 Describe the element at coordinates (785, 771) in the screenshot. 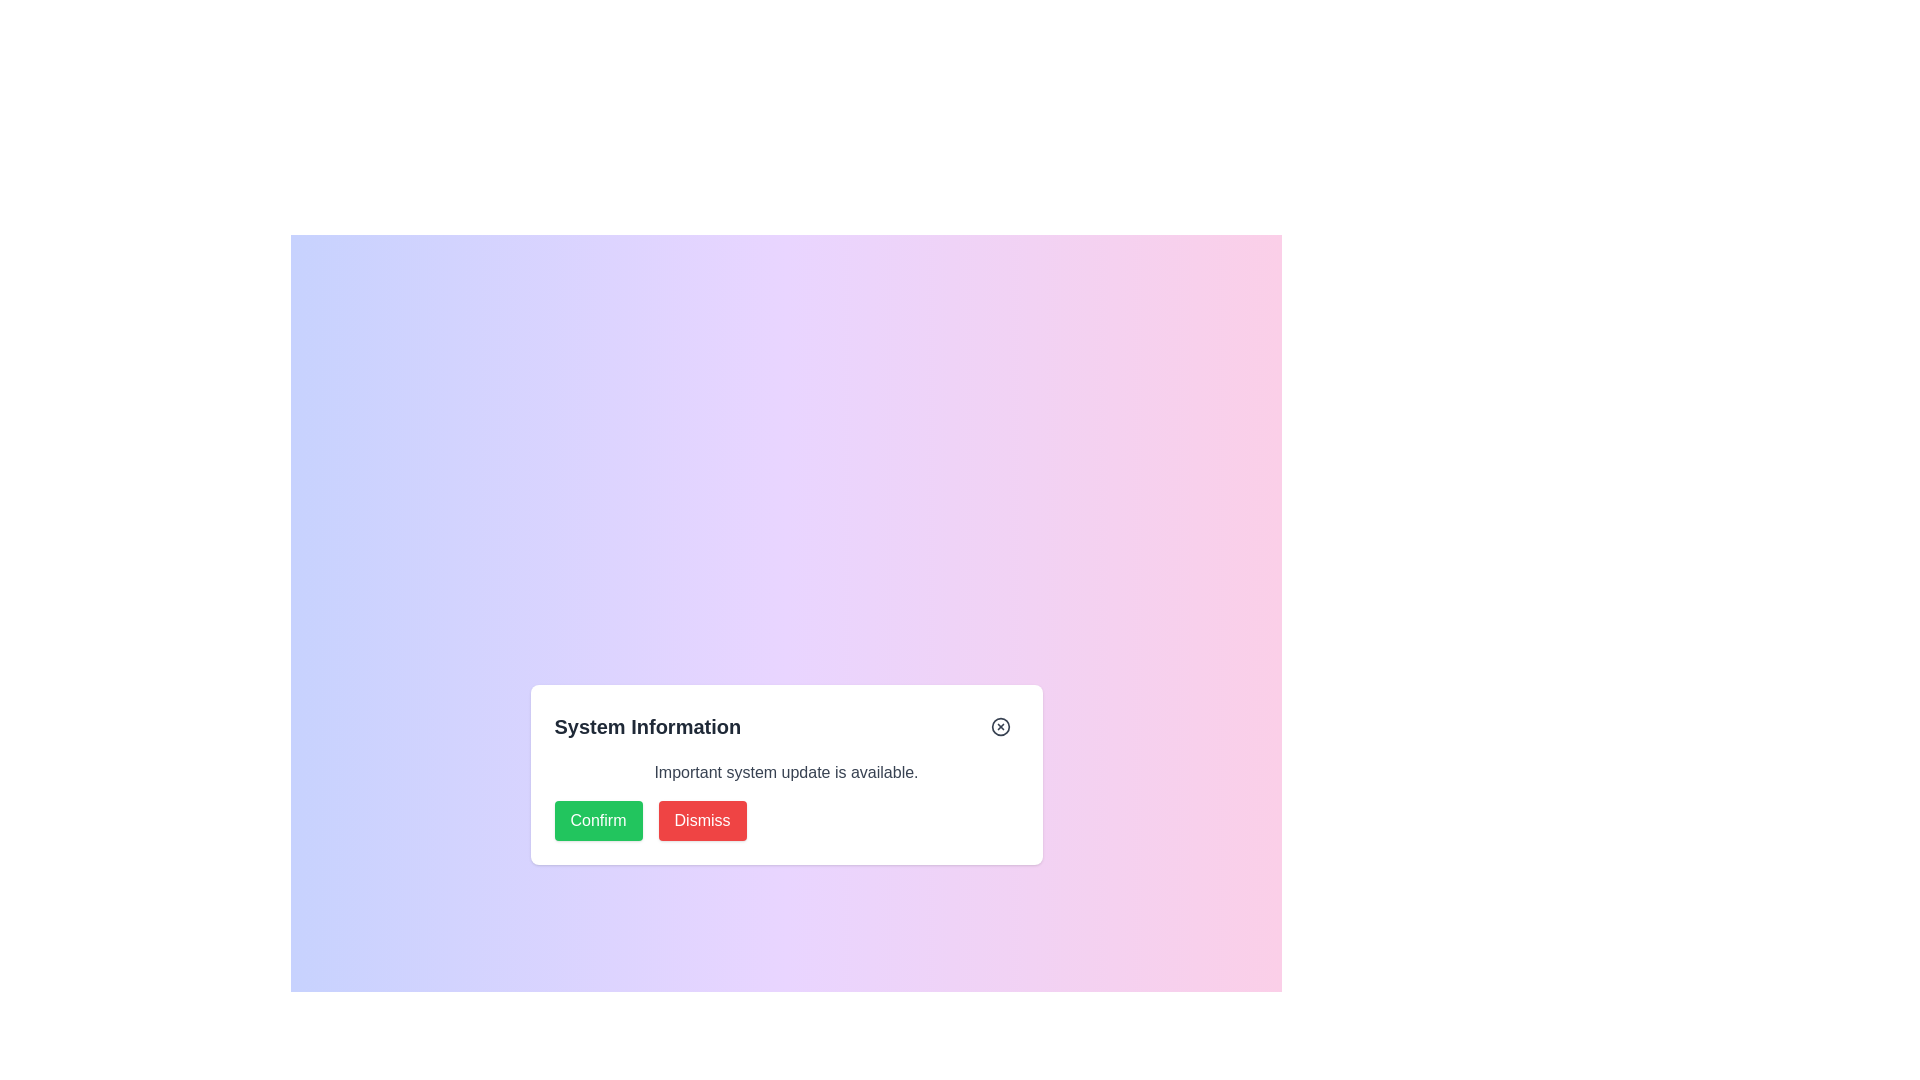

I see `the static informational label that provides a crucial message about system update availability, located at the topmost position of the notification interface, slightly below the header` at that location.